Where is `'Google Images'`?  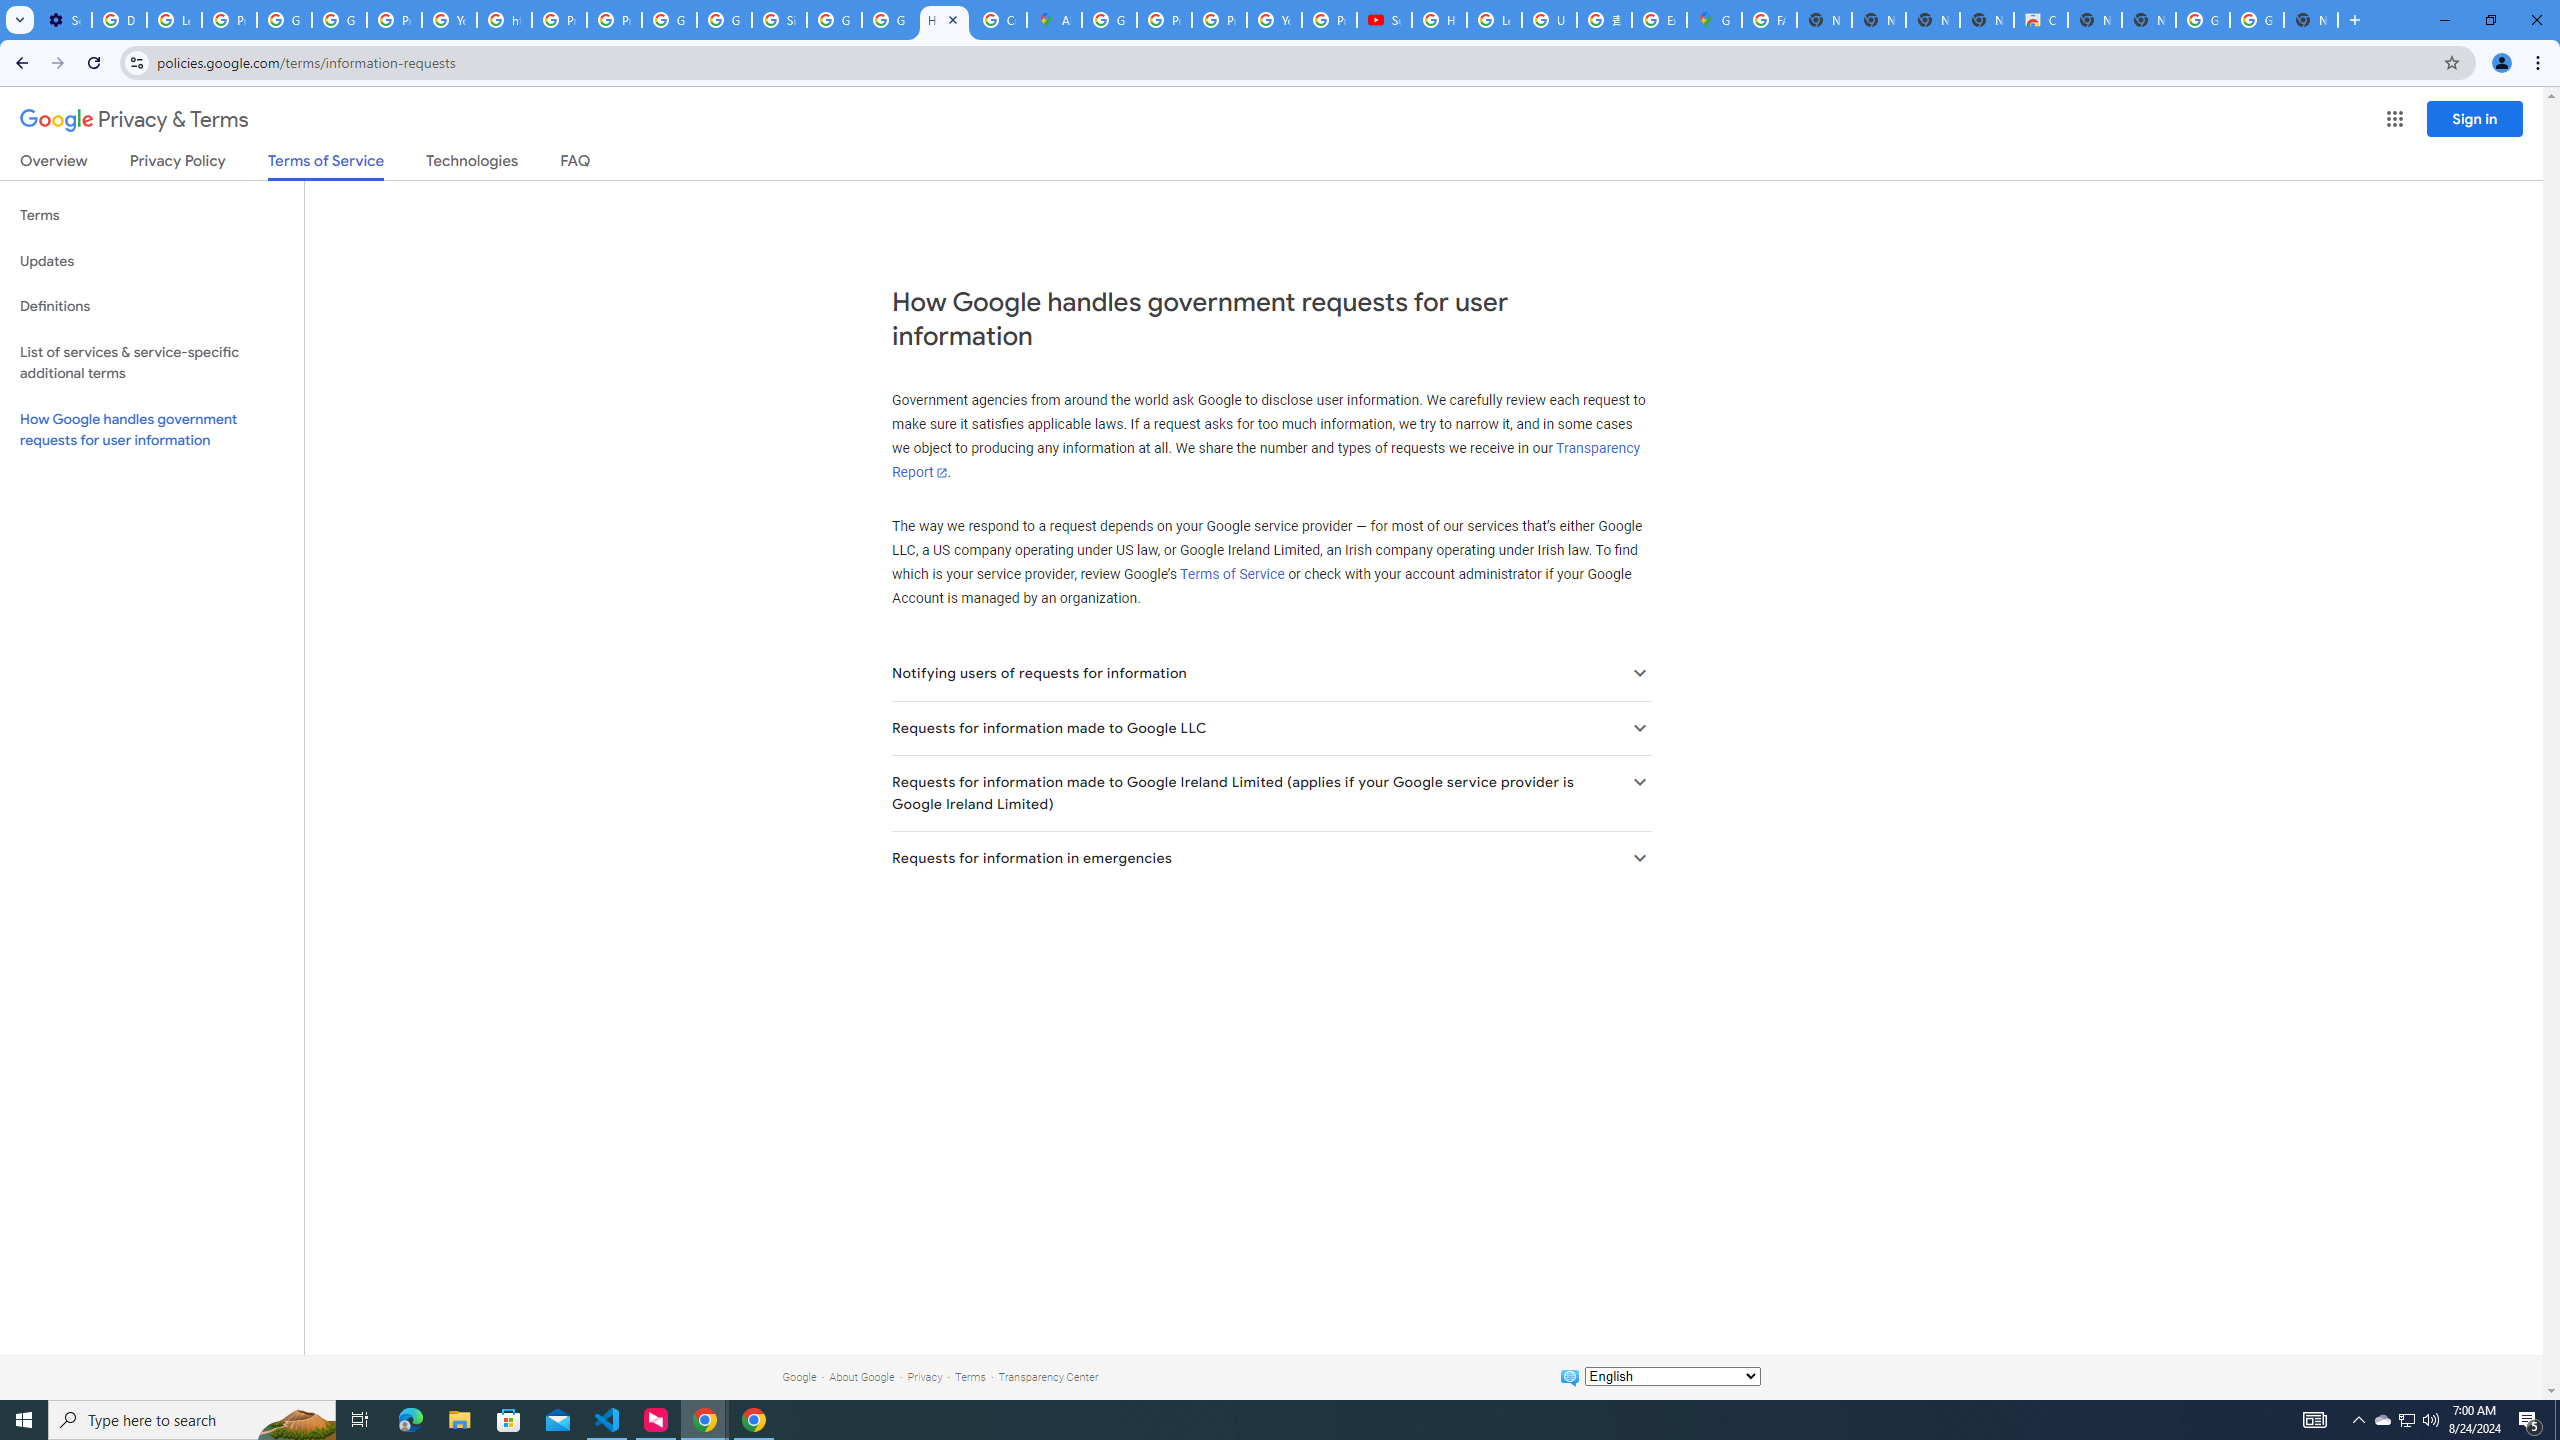 'Google Images' is located at coordinates (2257, 19).